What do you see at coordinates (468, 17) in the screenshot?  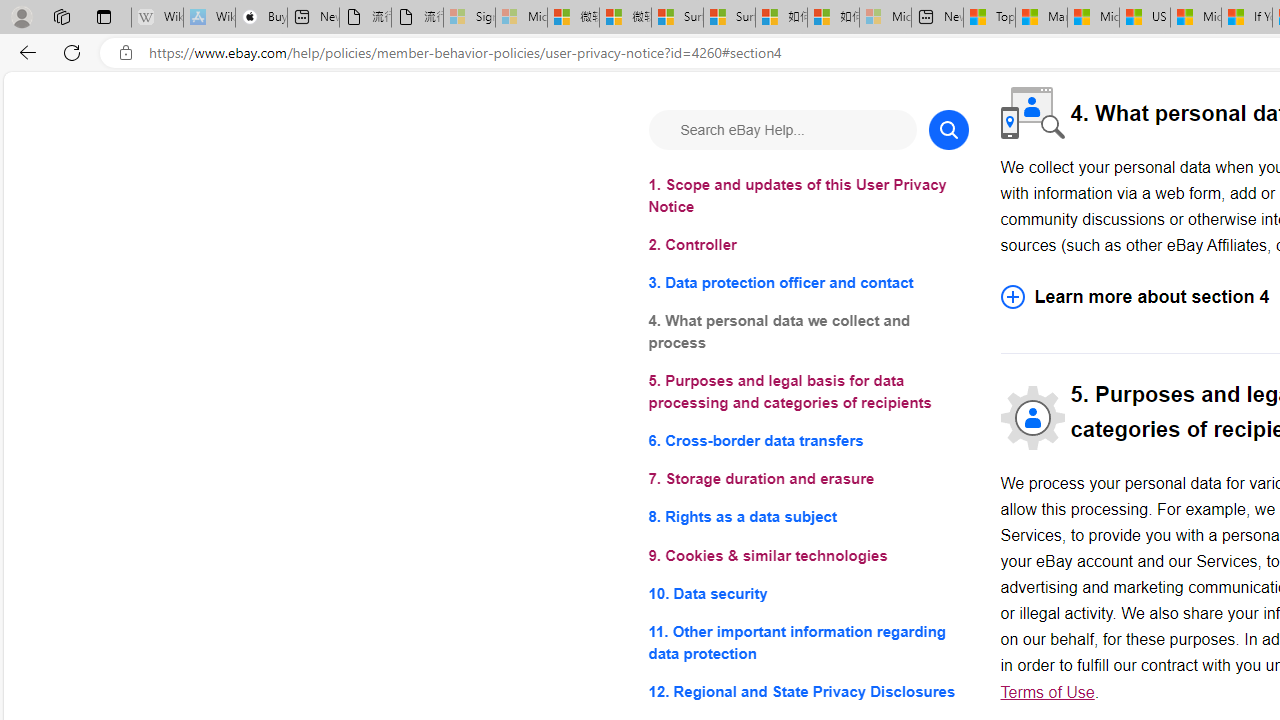 I see `'Sign in to your Microsoft account - Sleeping'` at bounding box center [468, 17].